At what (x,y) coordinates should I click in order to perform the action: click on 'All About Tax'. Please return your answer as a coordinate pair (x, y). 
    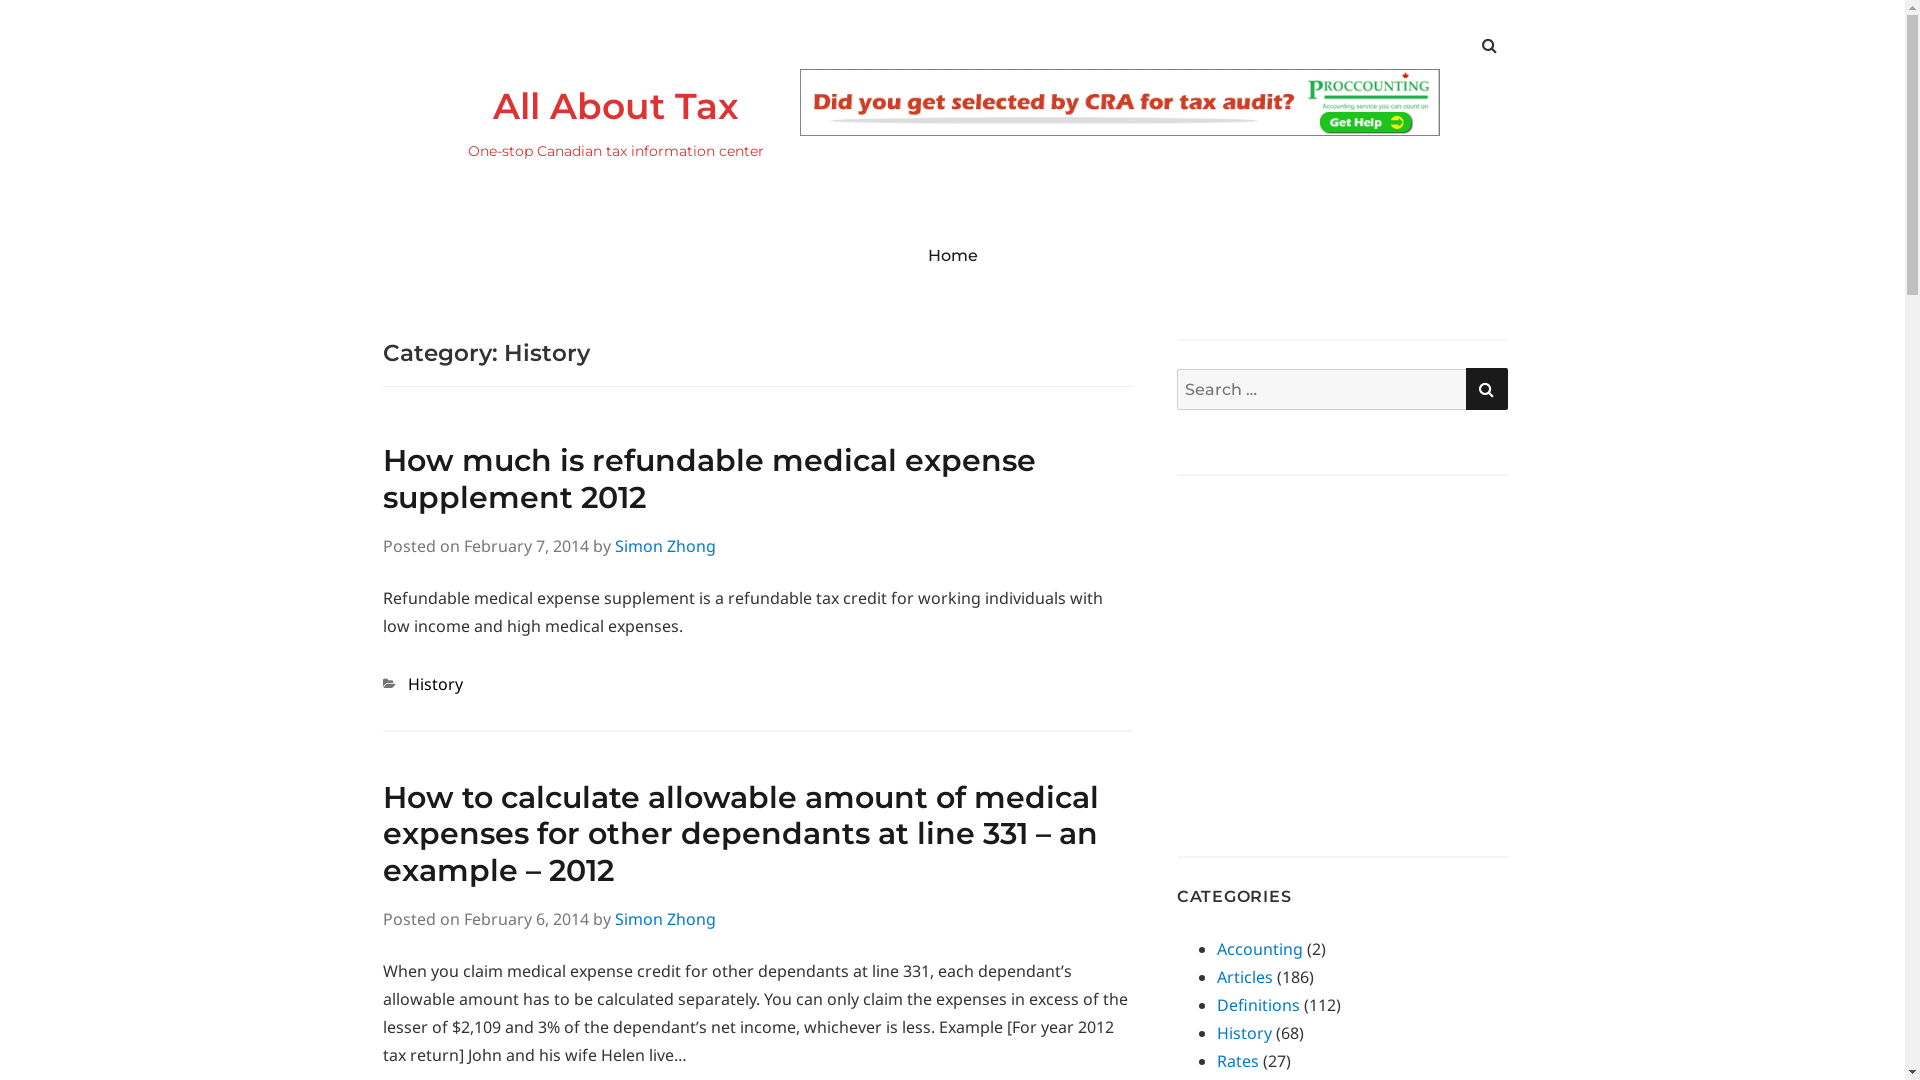
    Looking at the image, I should click on (613, 105).